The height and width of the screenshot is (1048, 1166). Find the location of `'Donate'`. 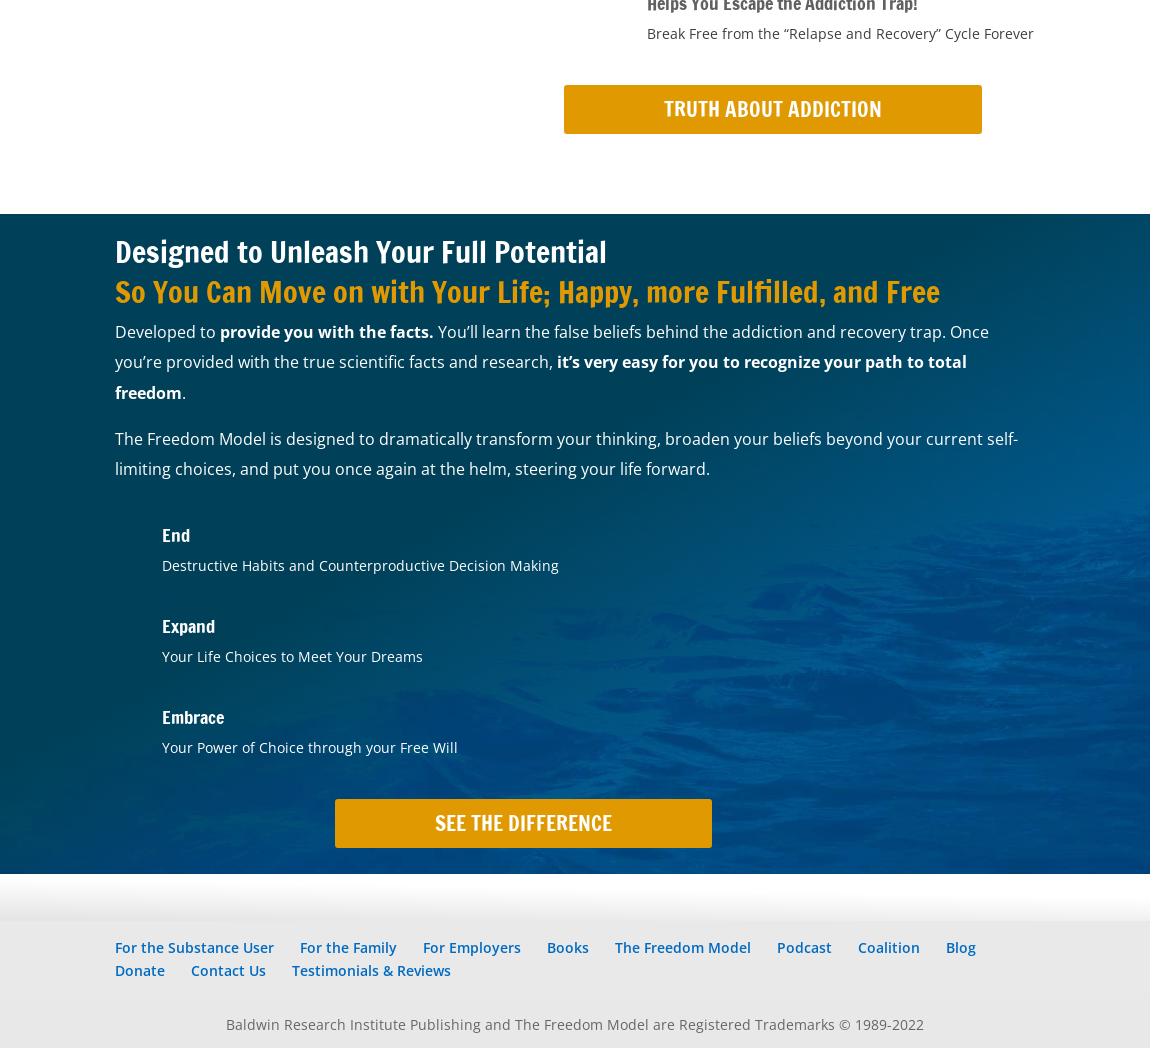

'Donate' is located at coordinates (140, 969).